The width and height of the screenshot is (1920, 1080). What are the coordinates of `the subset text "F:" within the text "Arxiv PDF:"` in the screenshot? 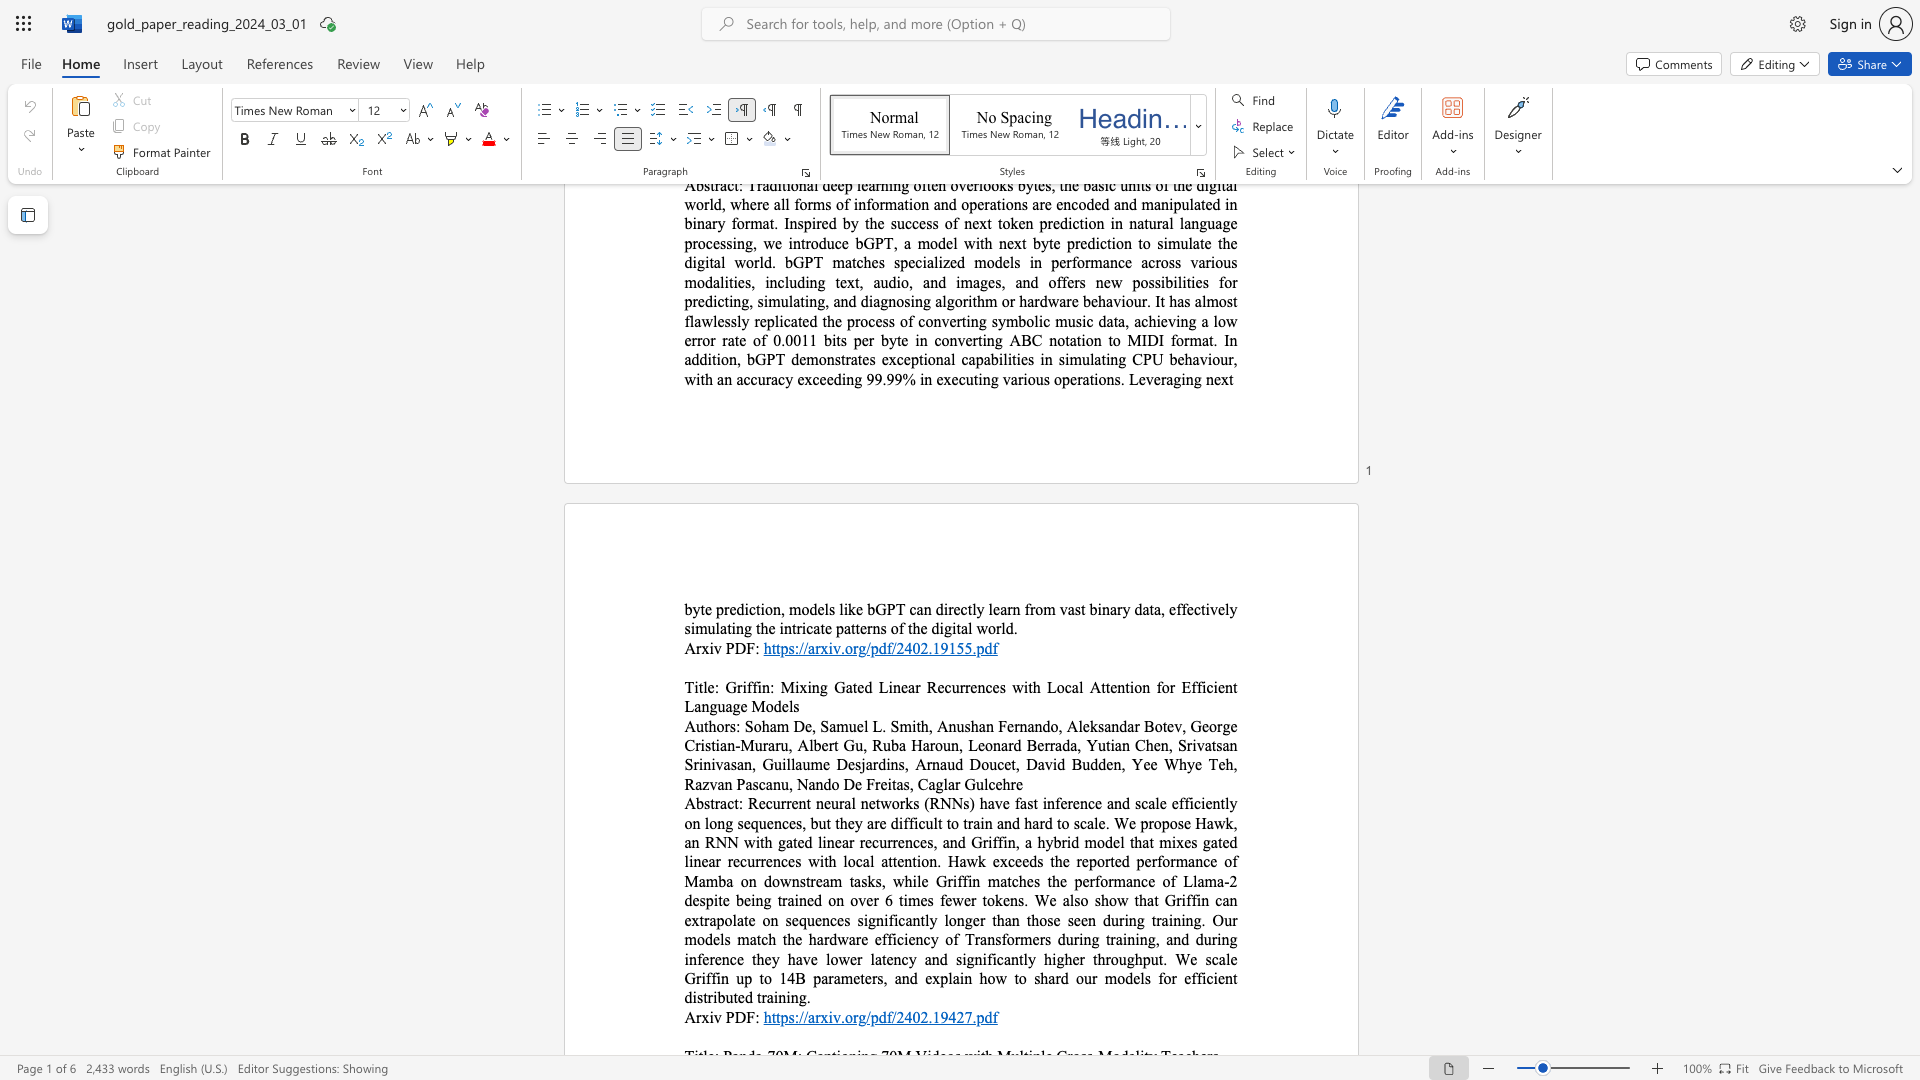 It's located at (745, 1017).